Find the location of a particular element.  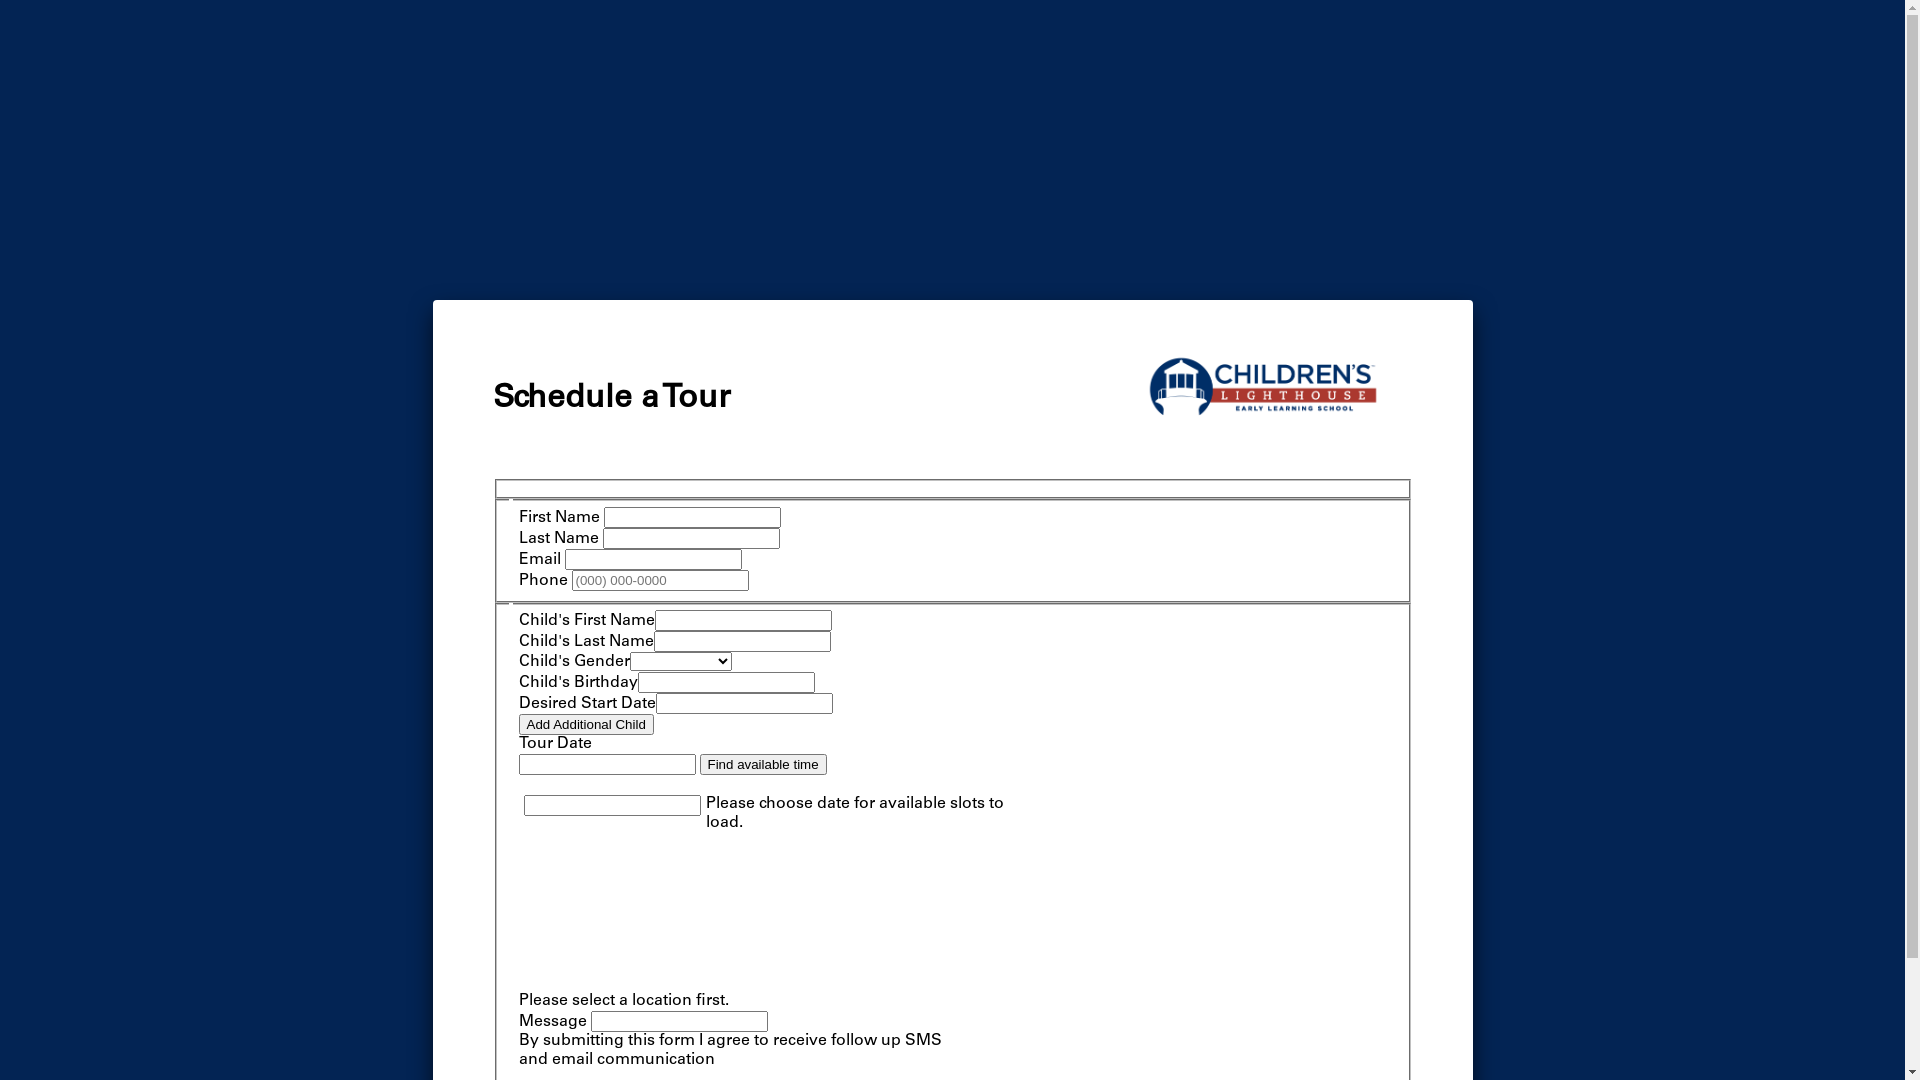

'Add Additional Child' is located at coordinates (584, 724).